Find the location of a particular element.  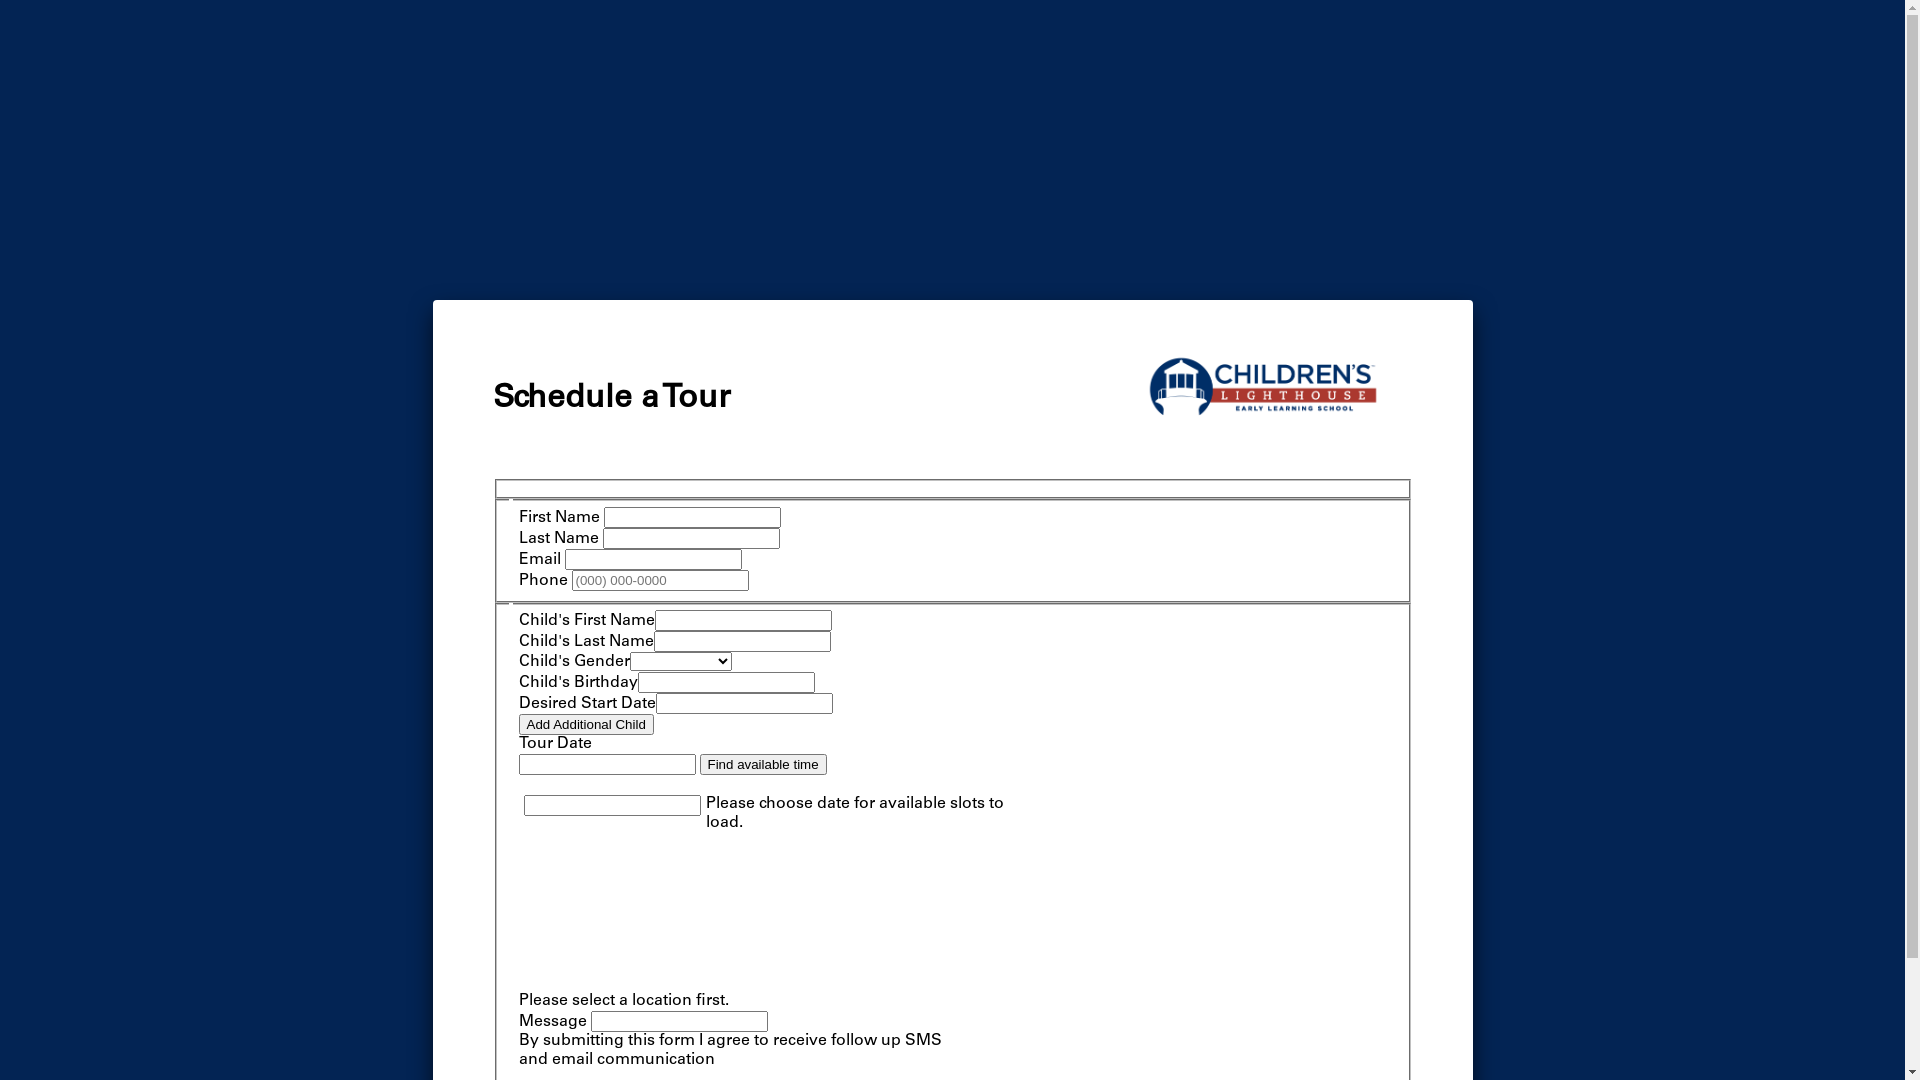

'Add Additional Child' is located at coordinates (584, 724).